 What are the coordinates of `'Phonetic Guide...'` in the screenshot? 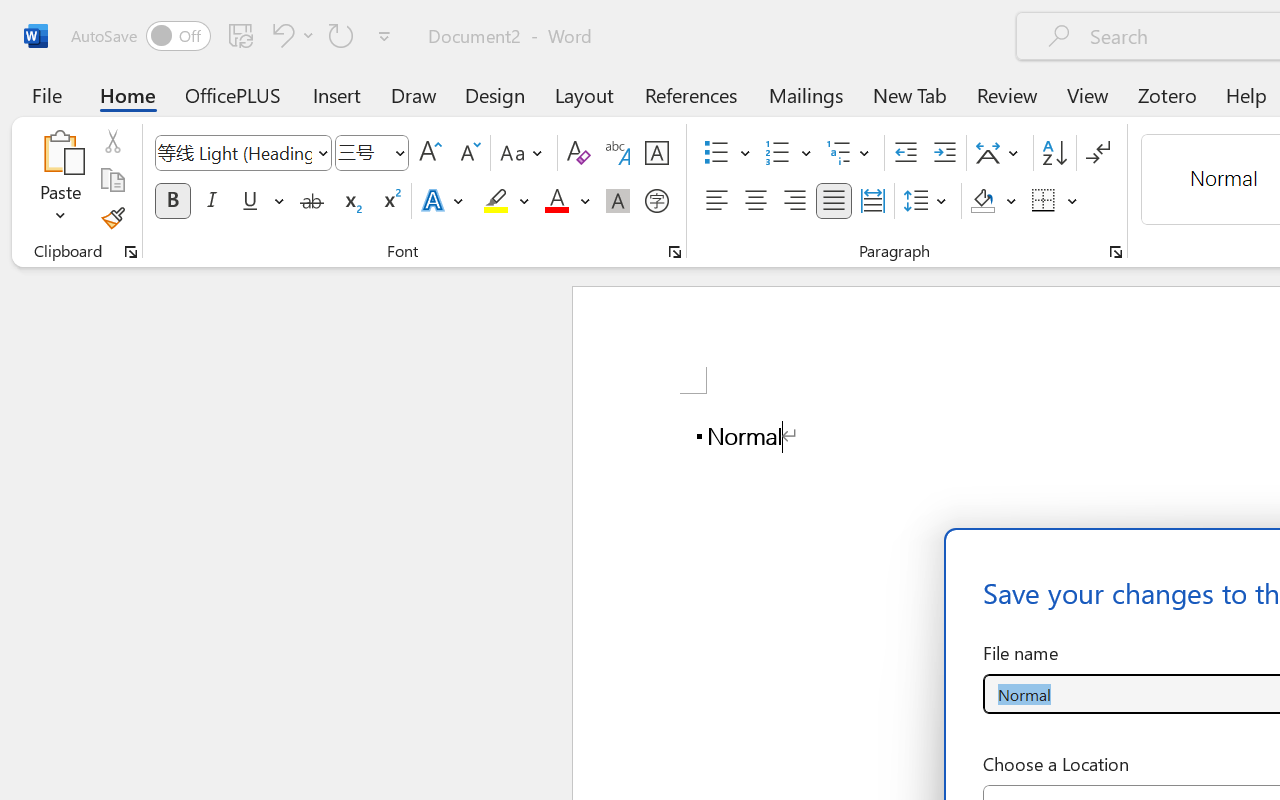 It's located at (617, 153).